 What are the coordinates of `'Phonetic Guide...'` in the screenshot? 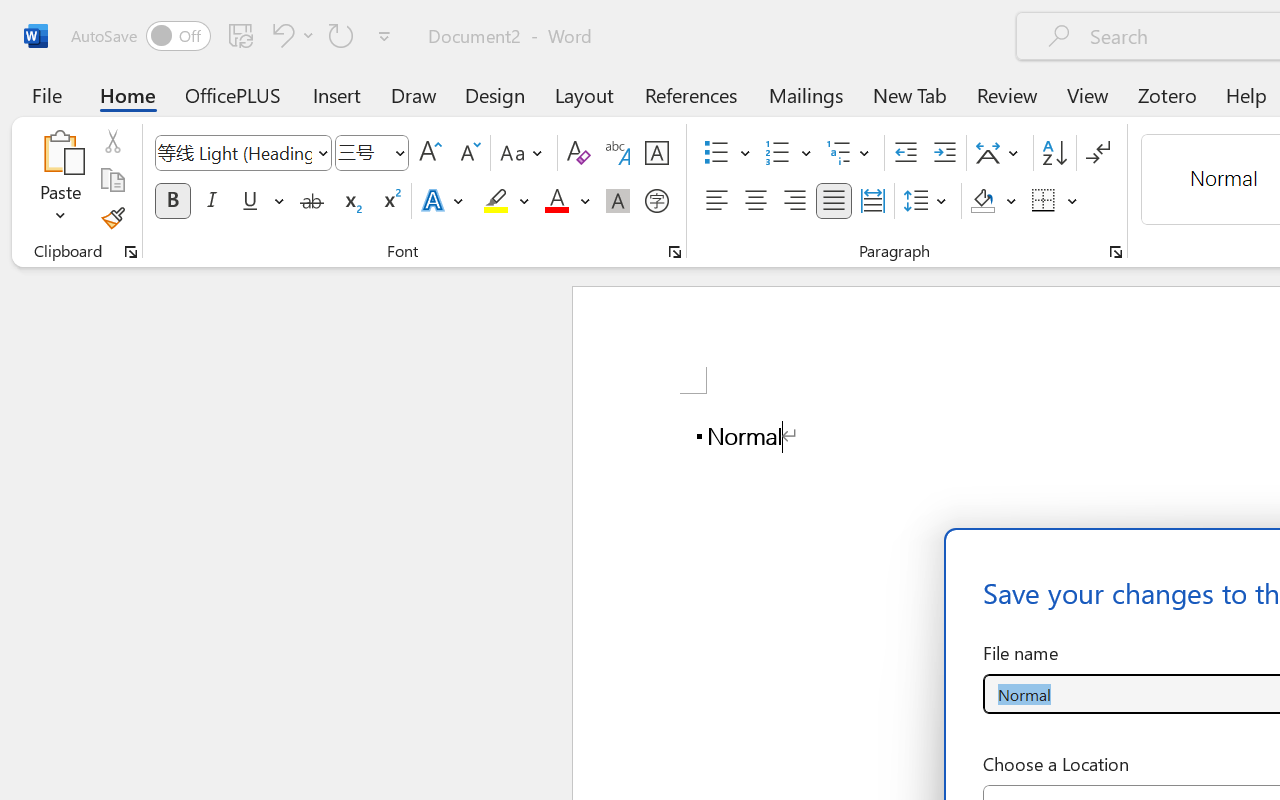 It's located at (617, 153).